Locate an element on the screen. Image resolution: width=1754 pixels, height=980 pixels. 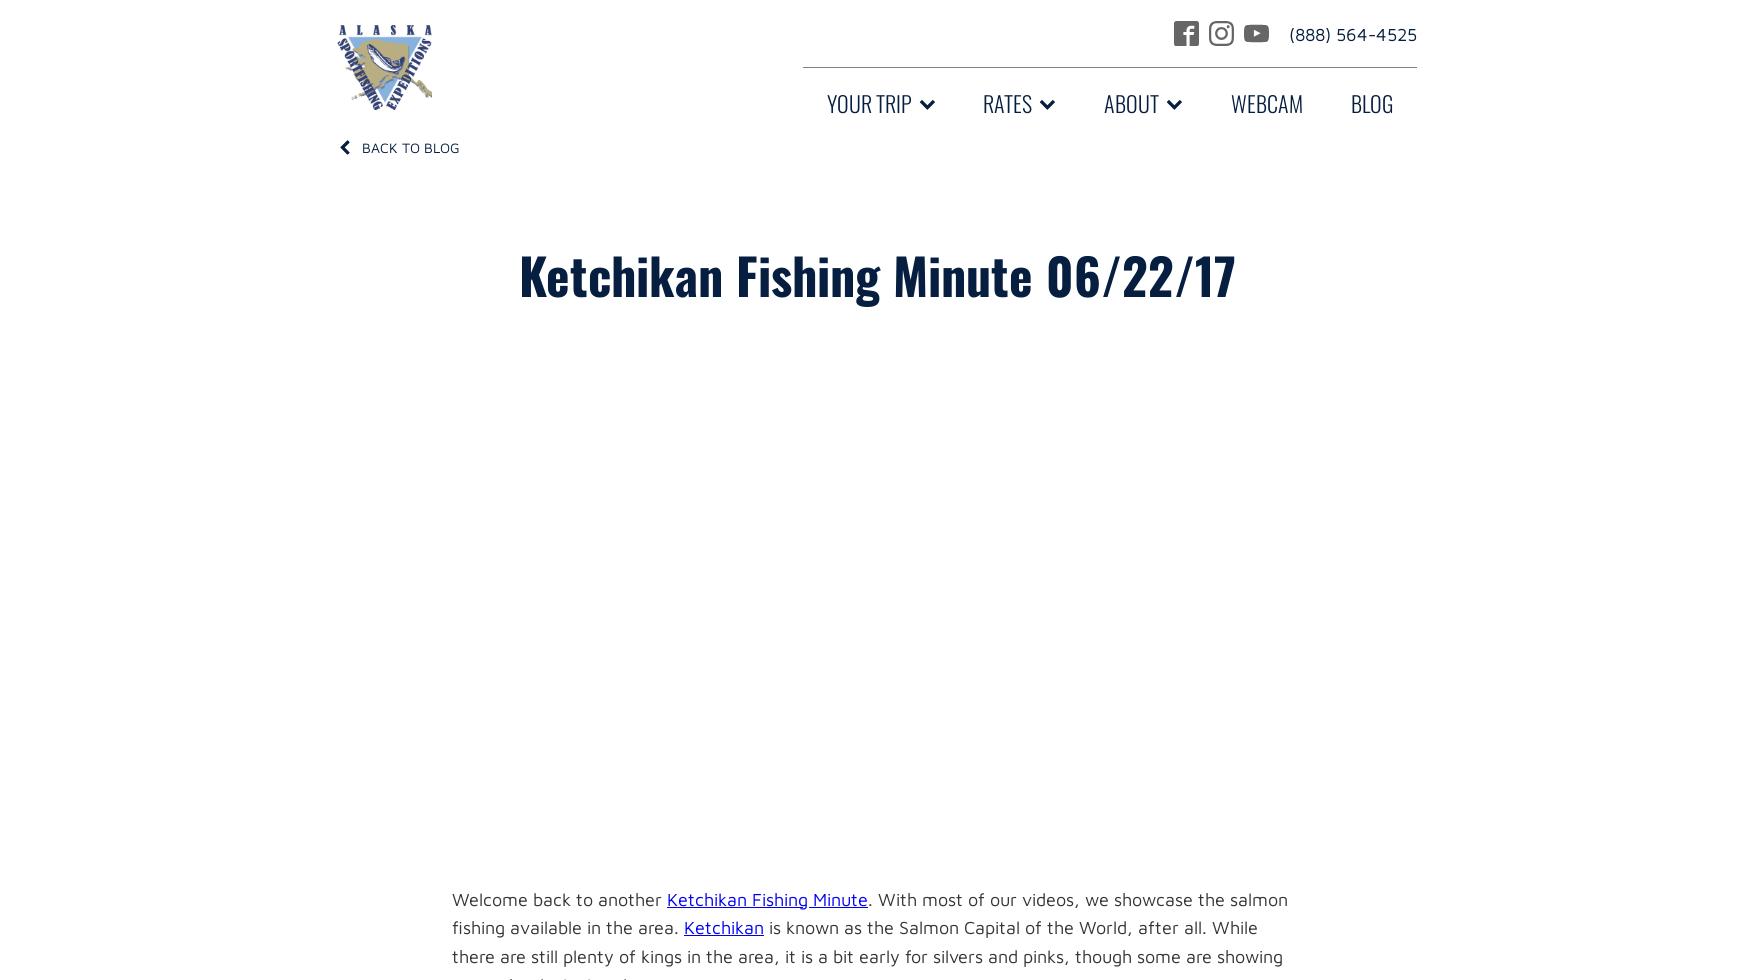
'The Lodges' is located at coordinates (872, 254).